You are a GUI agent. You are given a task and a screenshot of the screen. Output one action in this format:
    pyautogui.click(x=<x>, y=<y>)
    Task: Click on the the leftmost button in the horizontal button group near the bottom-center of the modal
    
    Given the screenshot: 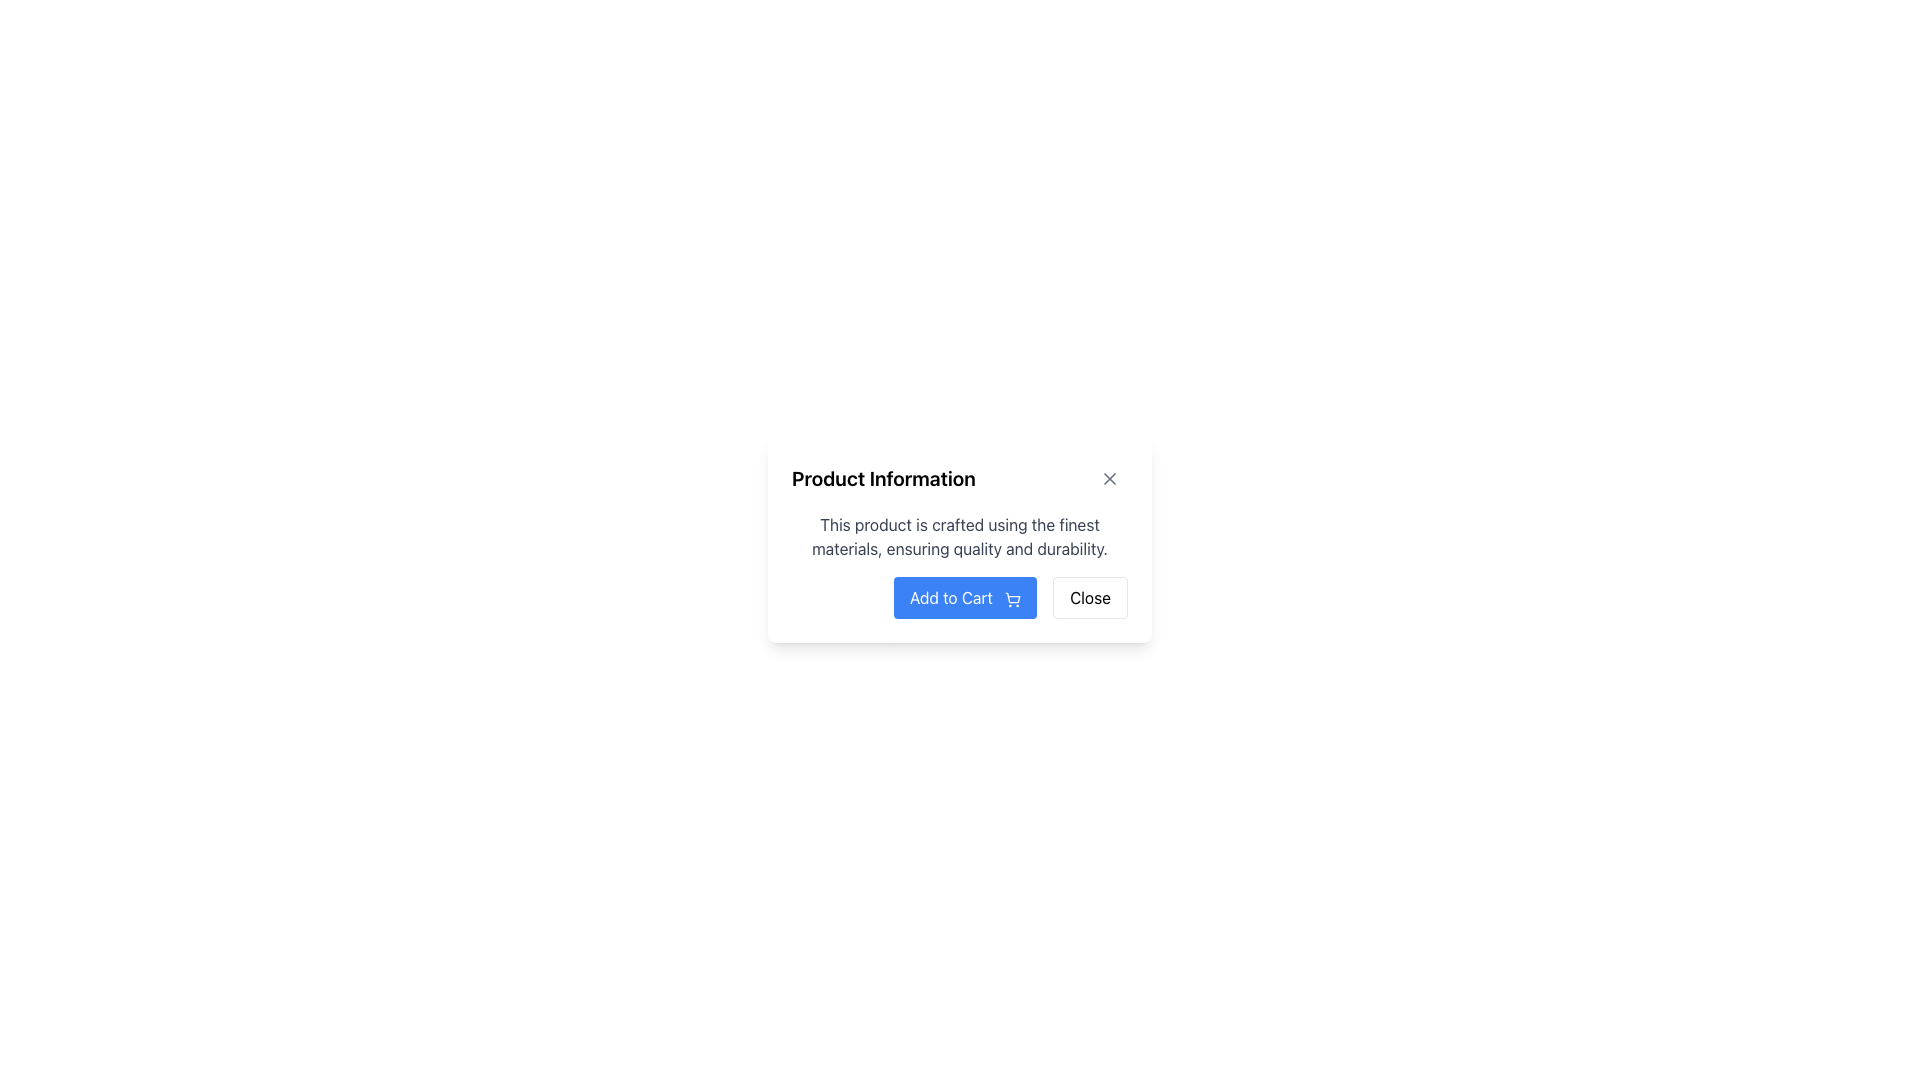 What is the action you would take?
    pyautogui.click(x=965, y=596)
    